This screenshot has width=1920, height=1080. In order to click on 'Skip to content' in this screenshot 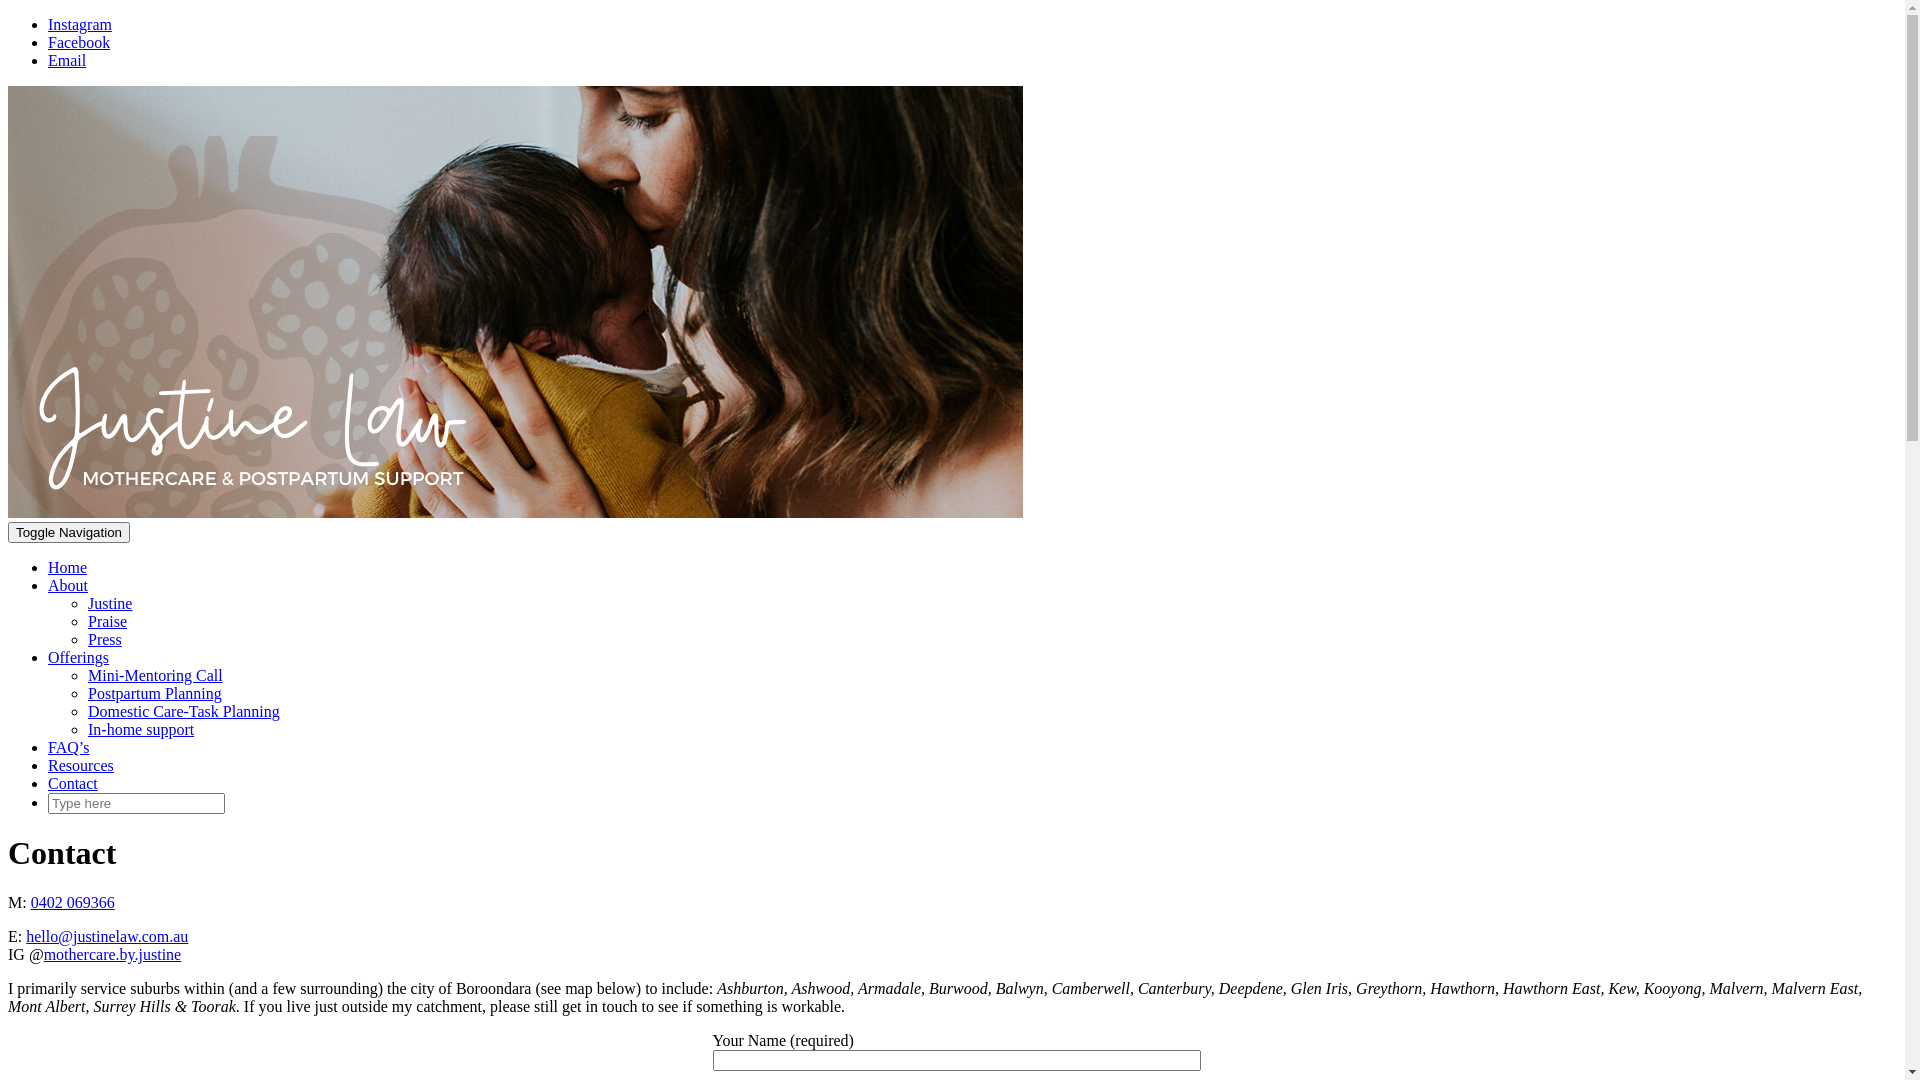, I will do `click(7, 15)`.